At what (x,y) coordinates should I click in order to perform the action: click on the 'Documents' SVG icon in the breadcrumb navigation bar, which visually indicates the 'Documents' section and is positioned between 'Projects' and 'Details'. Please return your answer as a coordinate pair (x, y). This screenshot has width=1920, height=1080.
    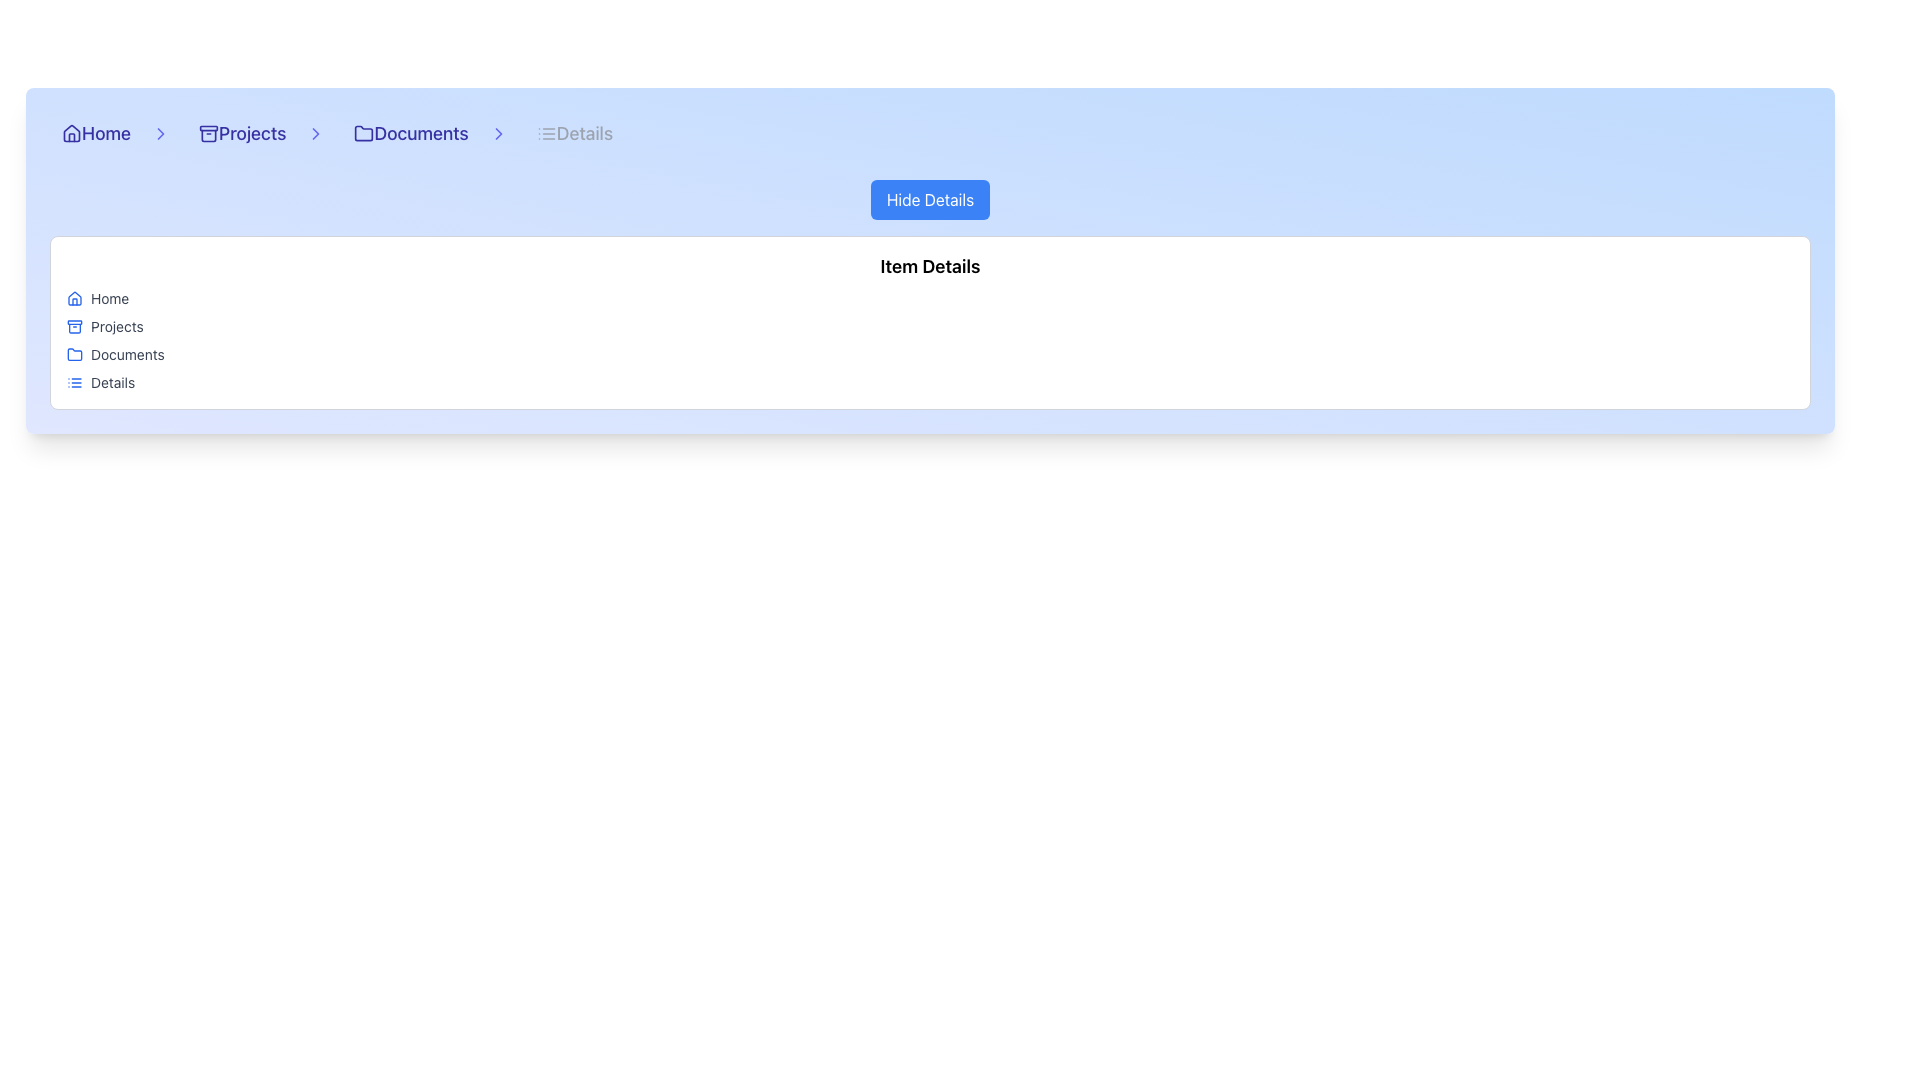
    Looking at the image, I should click on (364, 133).